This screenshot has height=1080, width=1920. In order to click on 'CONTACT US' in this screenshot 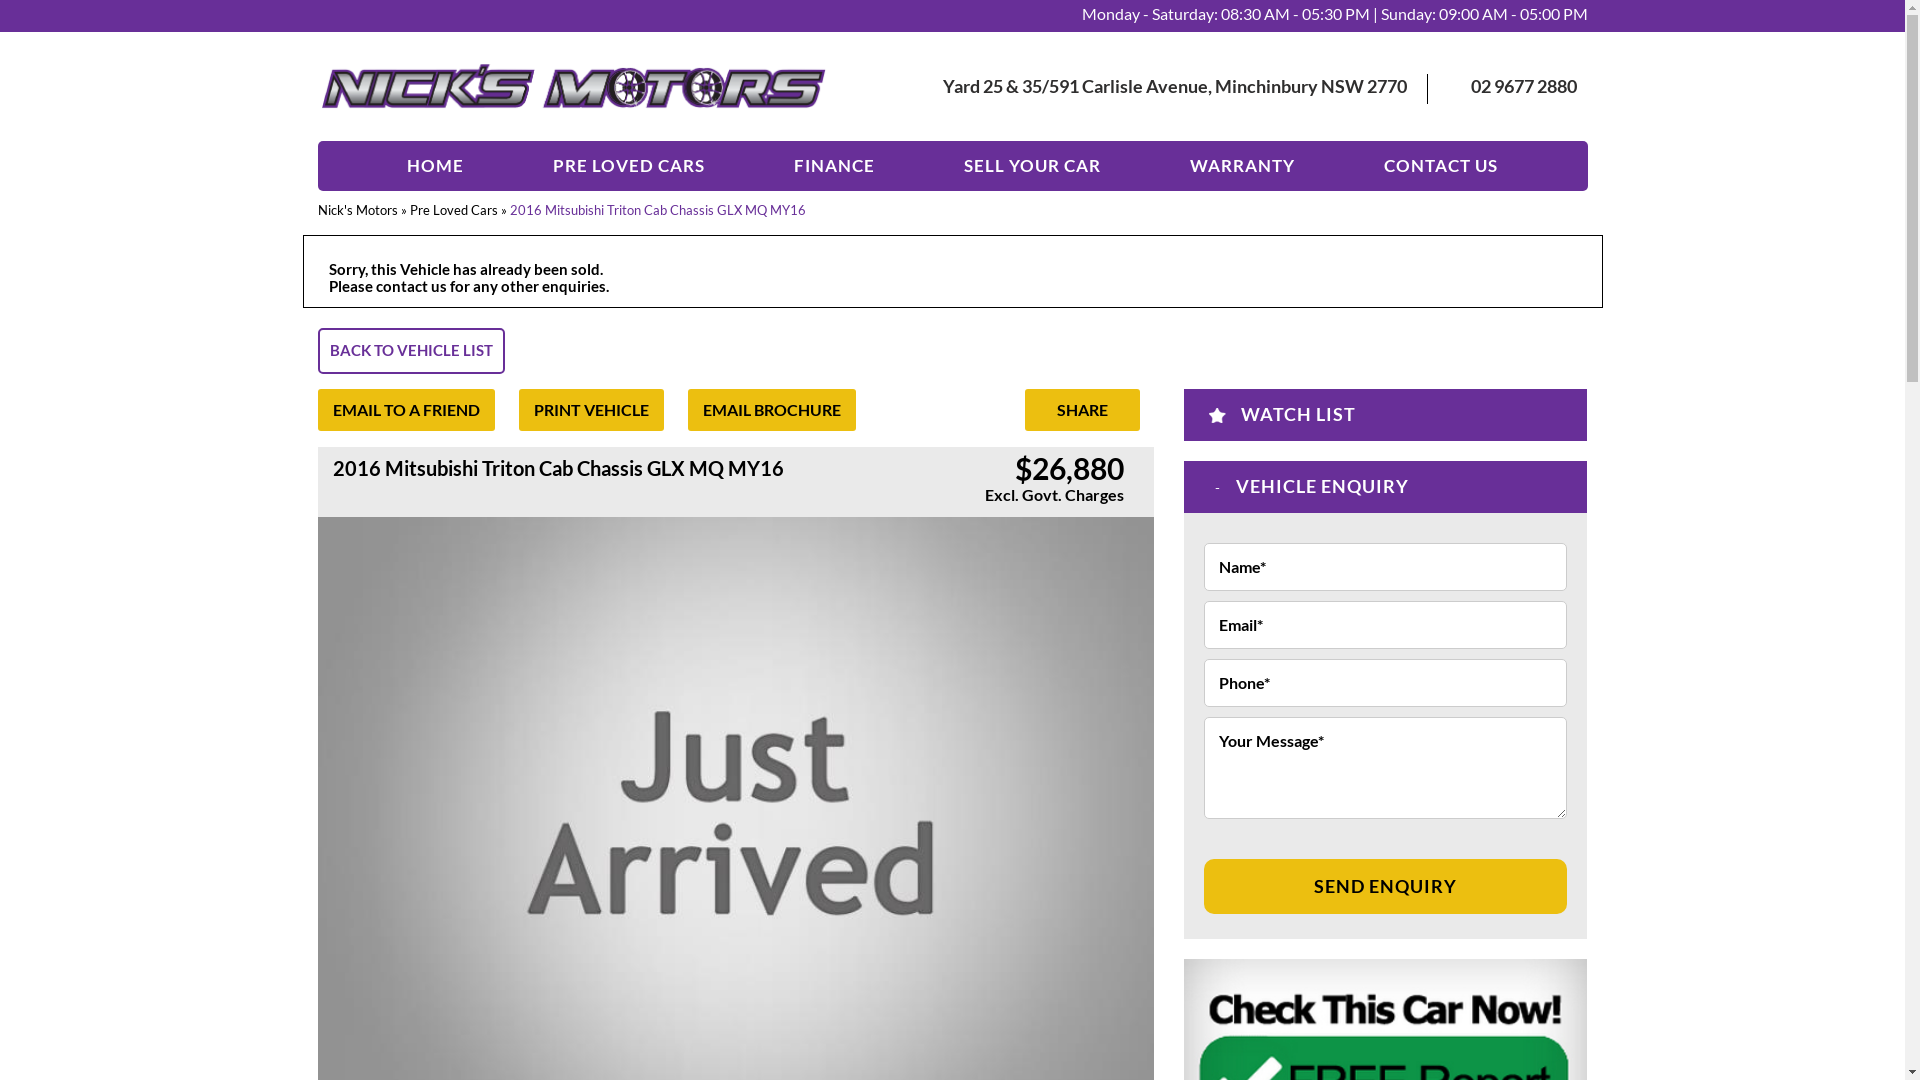, I will do `click(1440, 164)`.